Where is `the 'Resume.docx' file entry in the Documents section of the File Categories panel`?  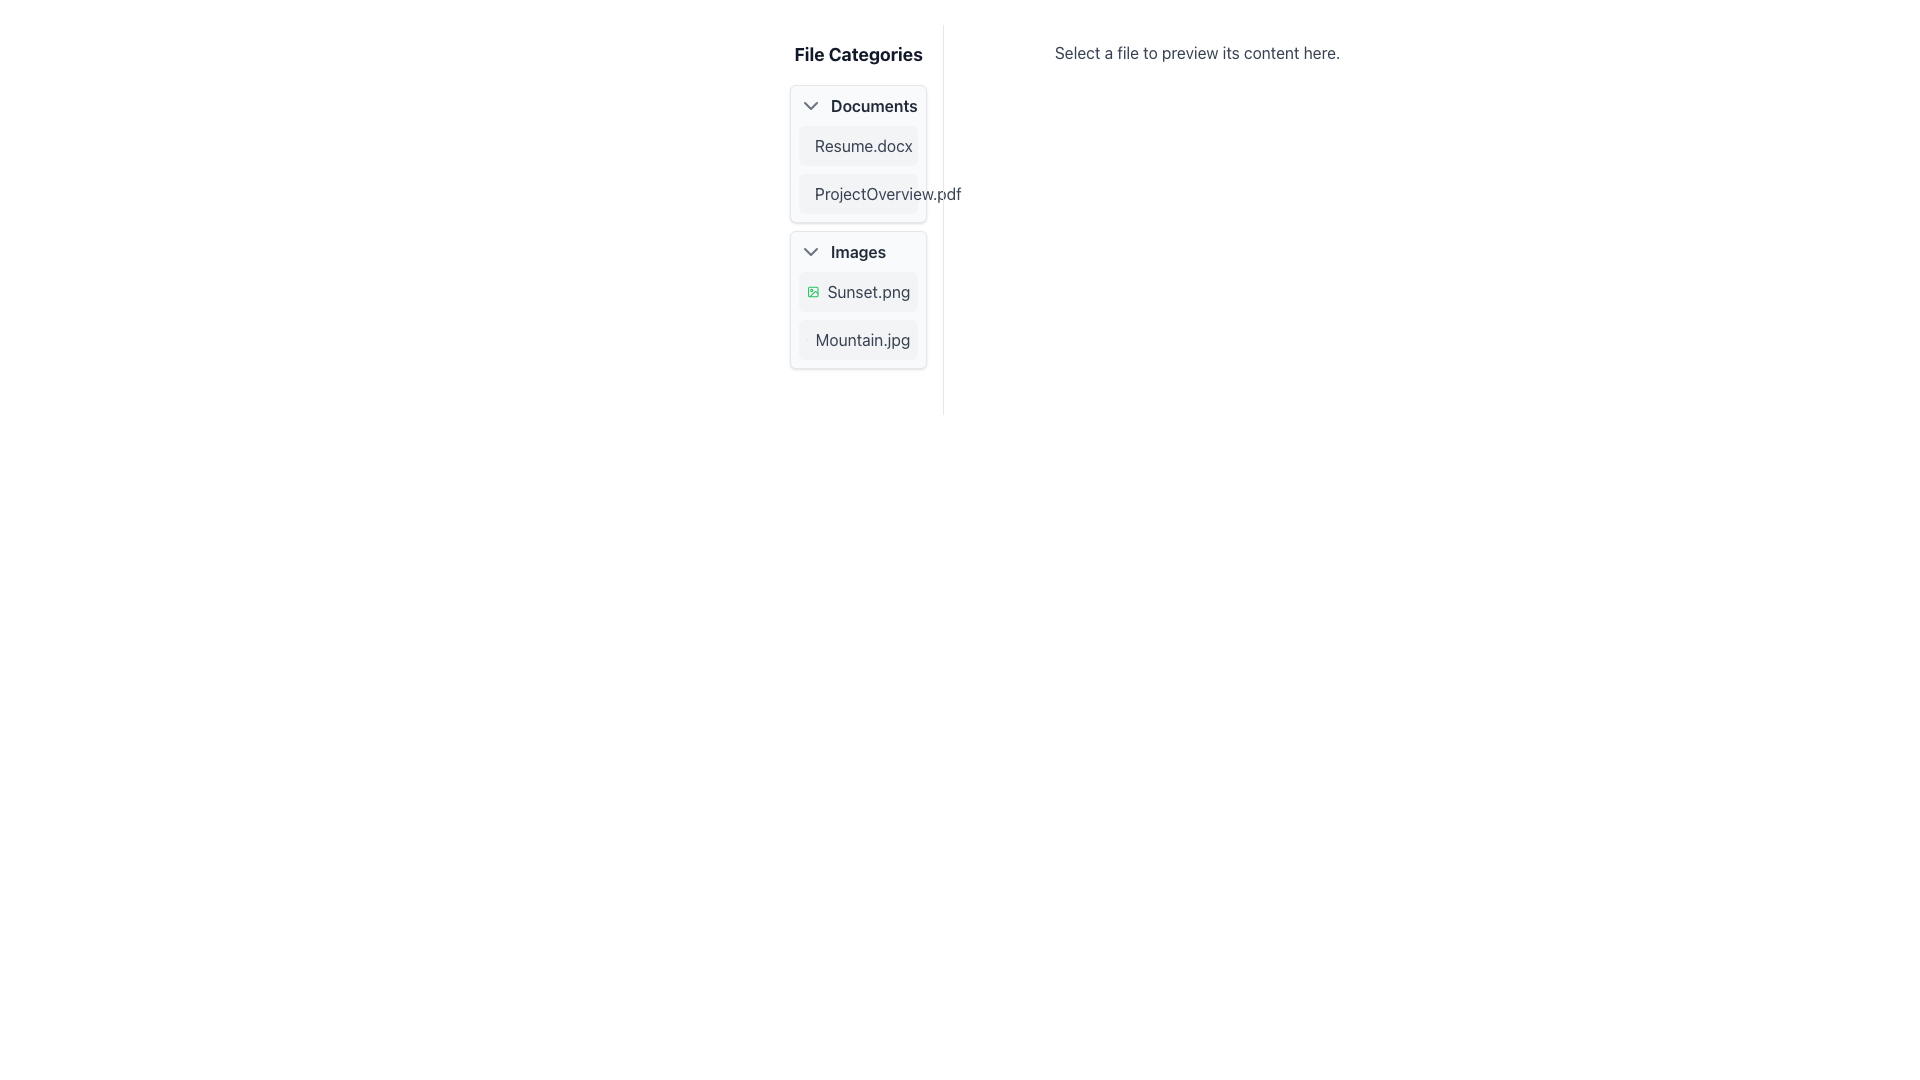 the 'Resume.docx' file entry in the Documents section of the File Categories panel is located at coordinates (858, 153).